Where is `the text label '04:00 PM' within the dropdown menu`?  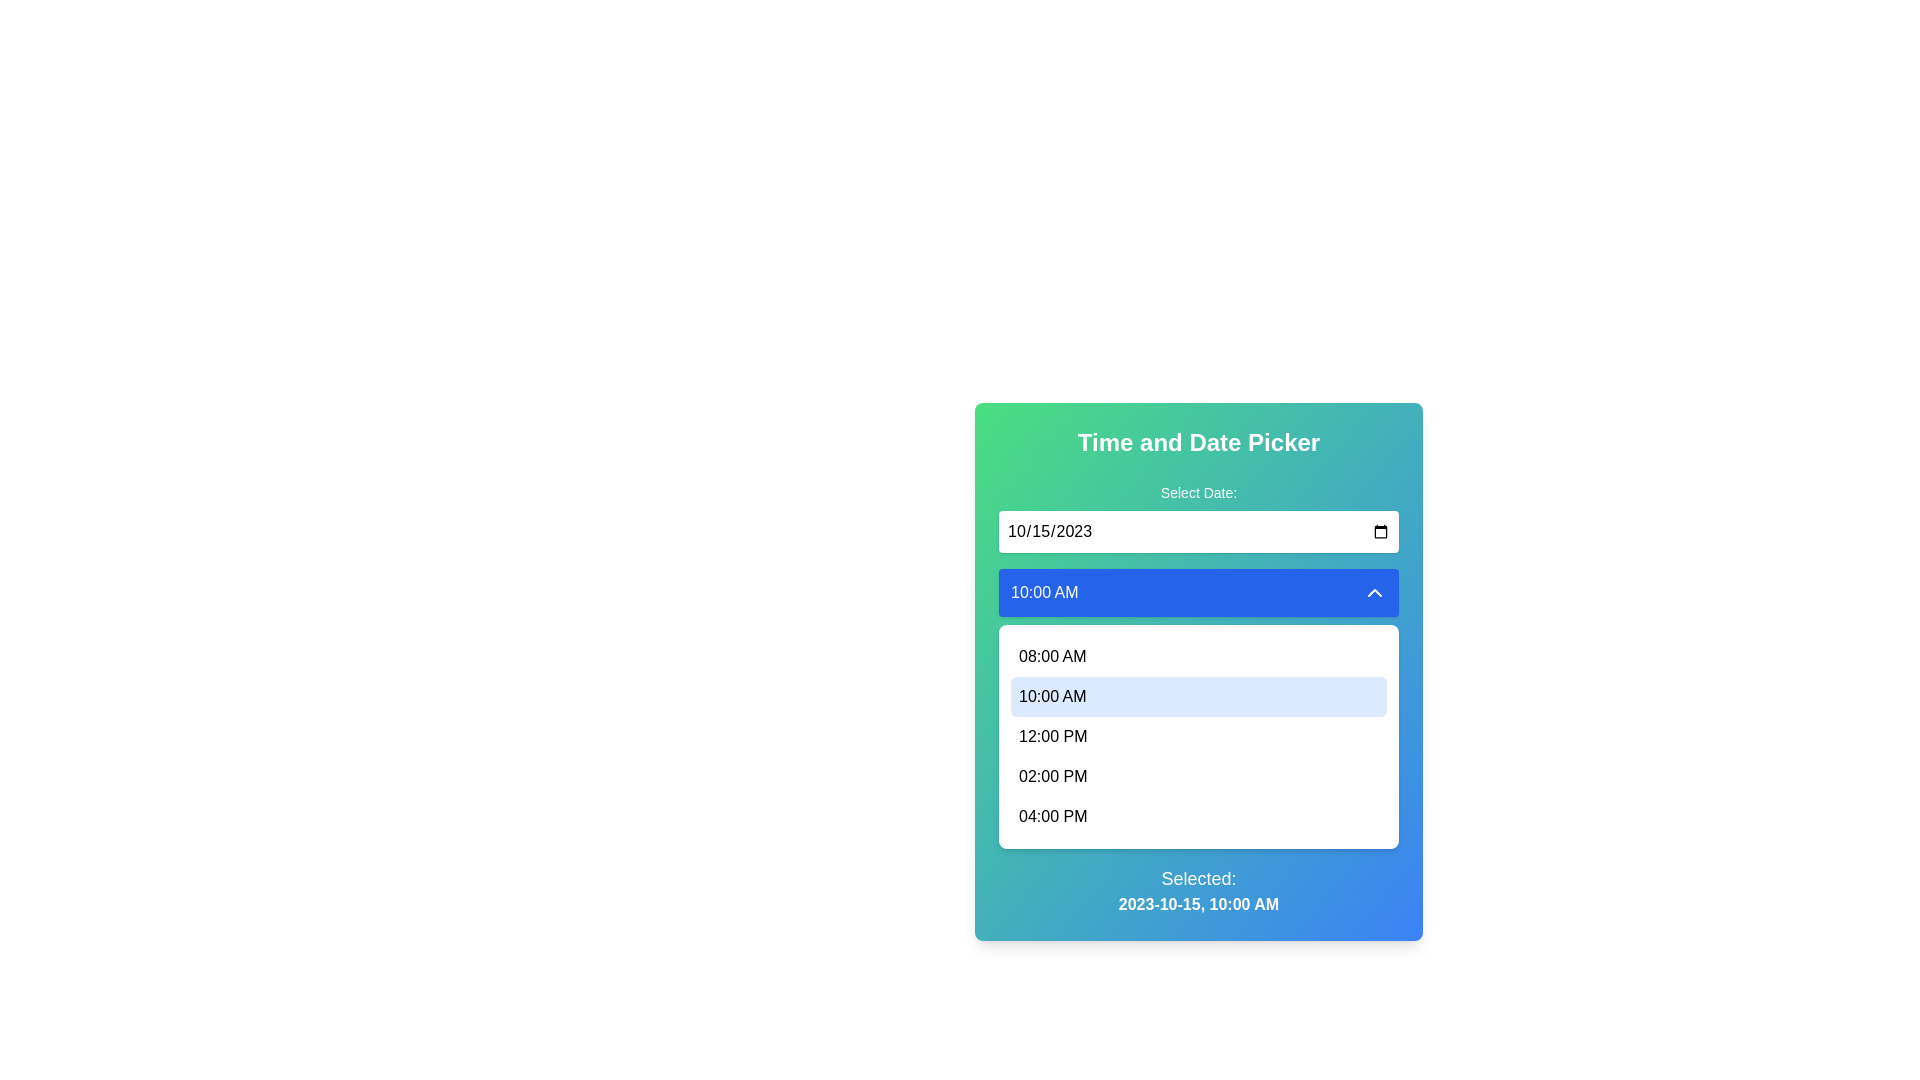 the text label '04:00 PM' within the dropdown menu is located at coordinates (1052, 817).